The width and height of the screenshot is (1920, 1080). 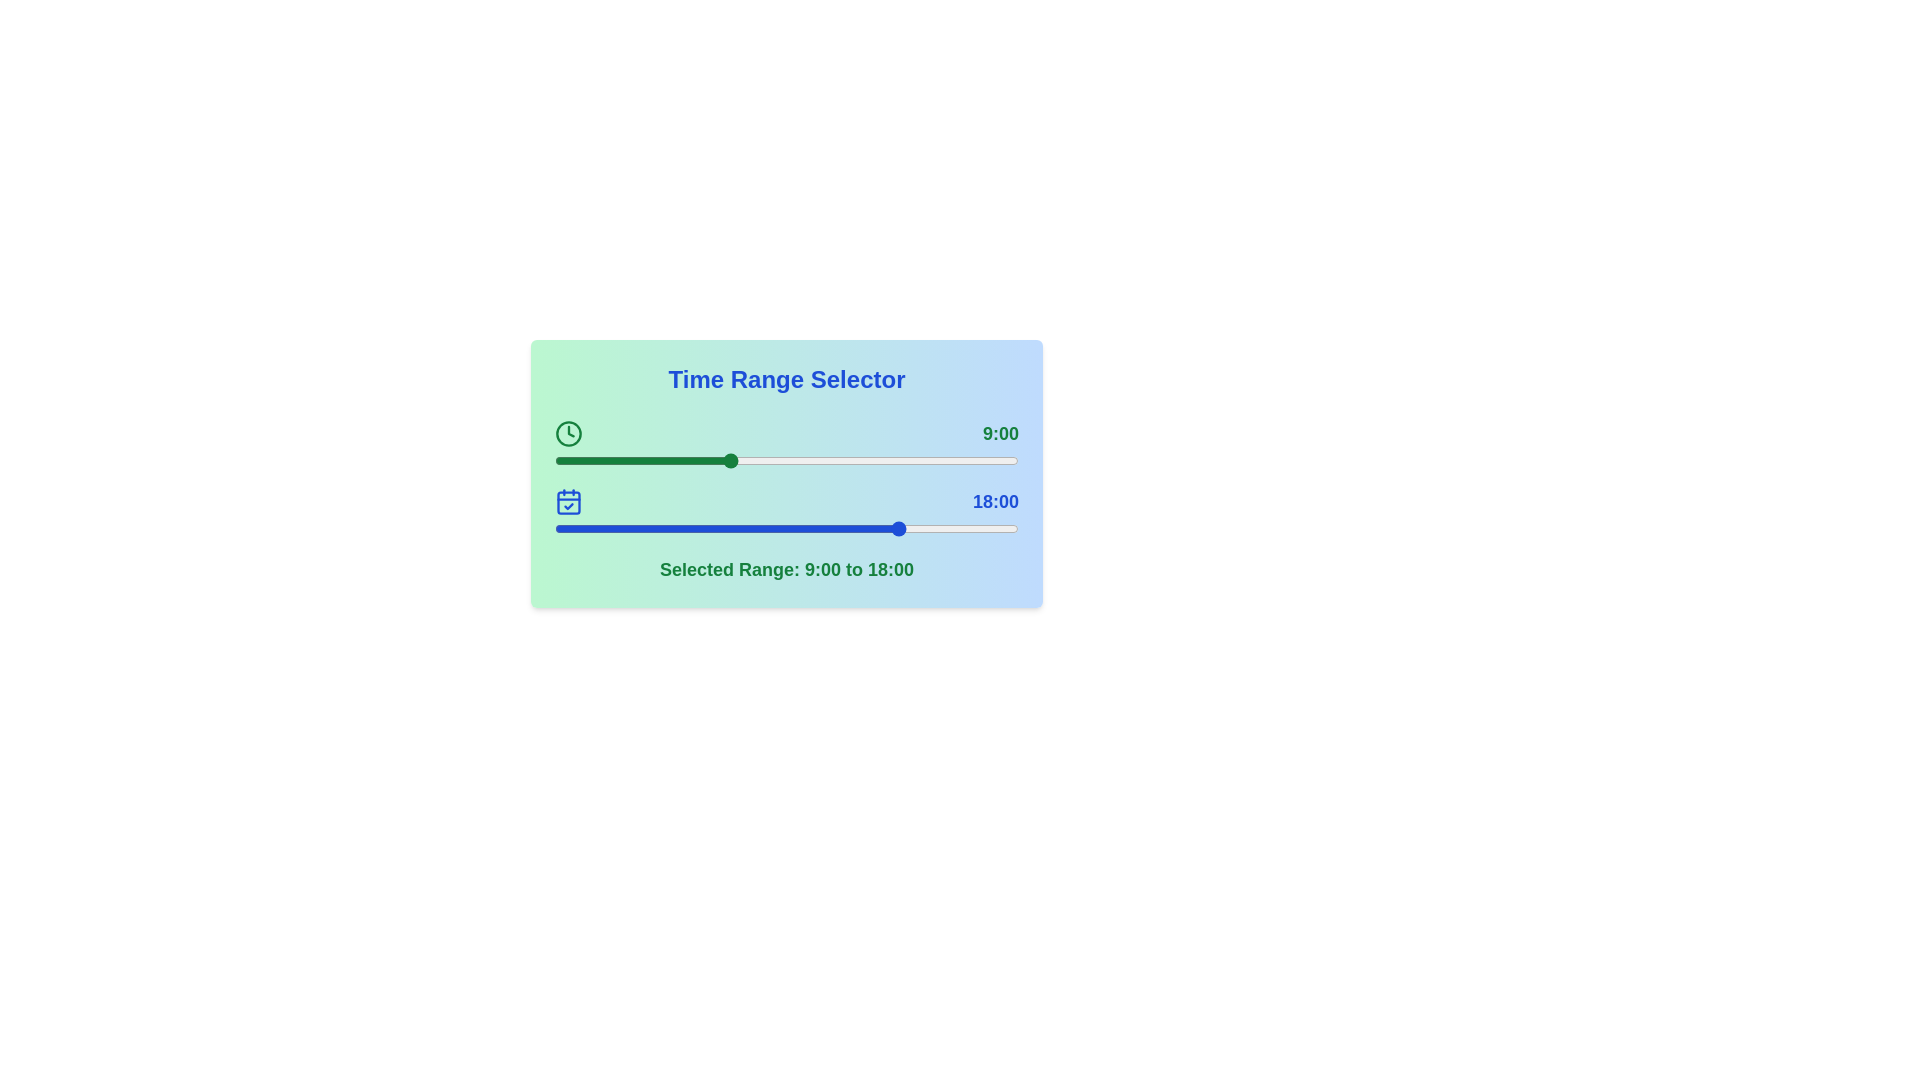 What do you see at coordinates (882, 527) in the screenshot?
I see `the time` at bounding box center [882, 527].